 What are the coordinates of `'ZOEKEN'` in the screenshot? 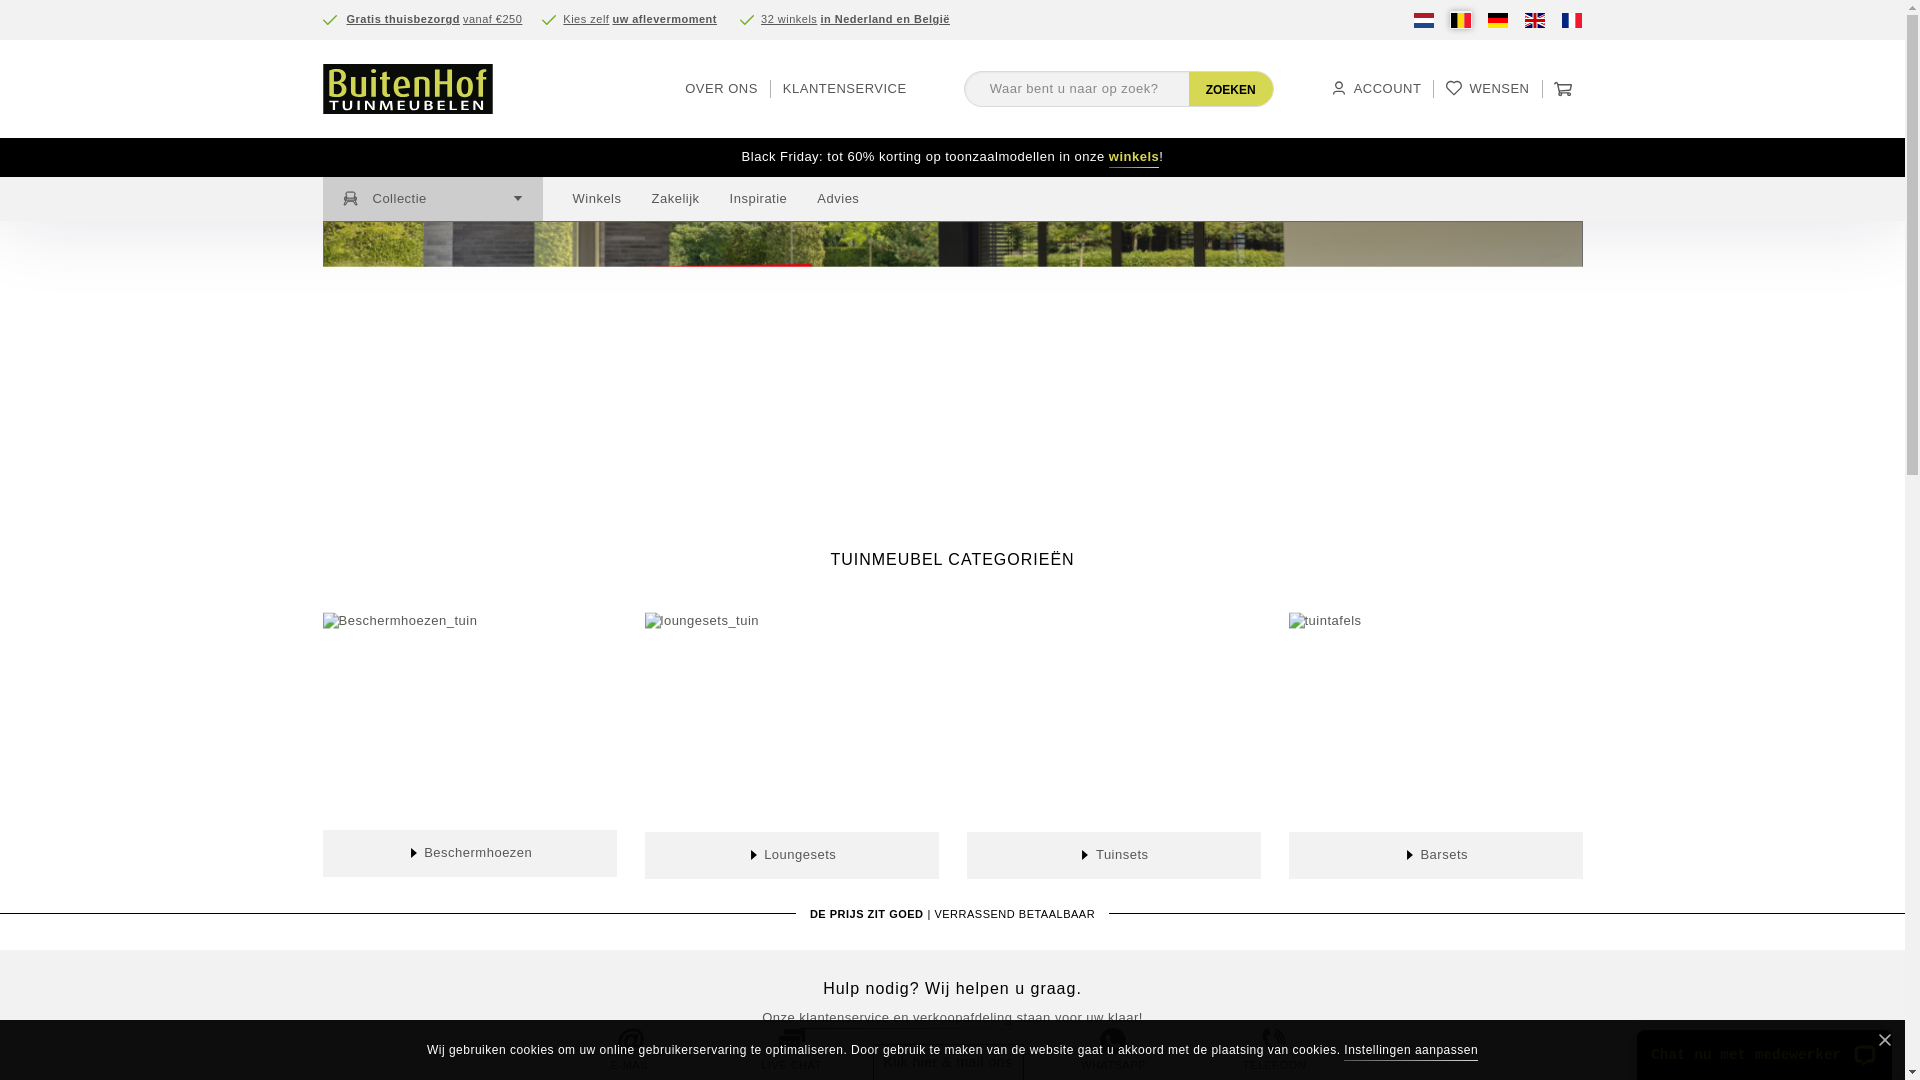 It's located at (1189, 87).